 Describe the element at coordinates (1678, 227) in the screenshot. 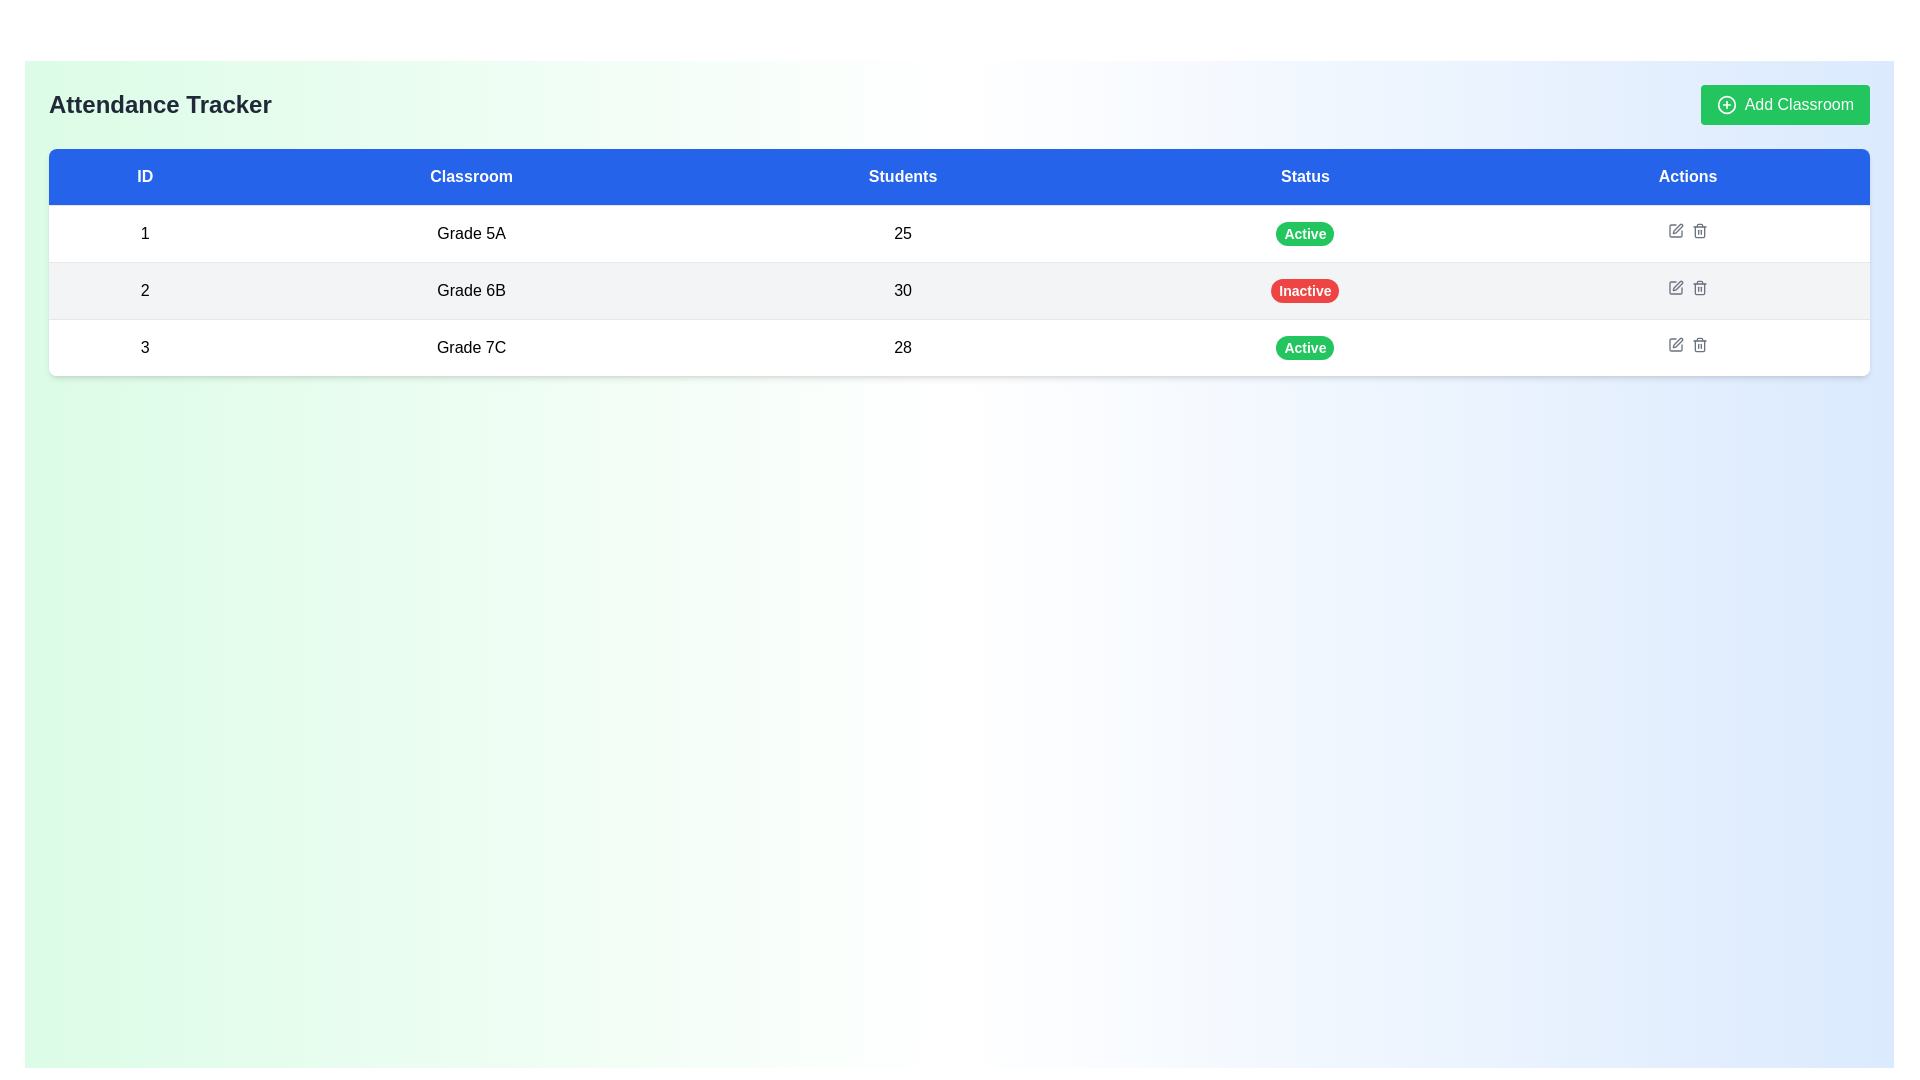

I see `the 'Edit' button (pen icon) in the Actions column of the second row for the classroom 'Grade 6B' to initiate editing` at that location.